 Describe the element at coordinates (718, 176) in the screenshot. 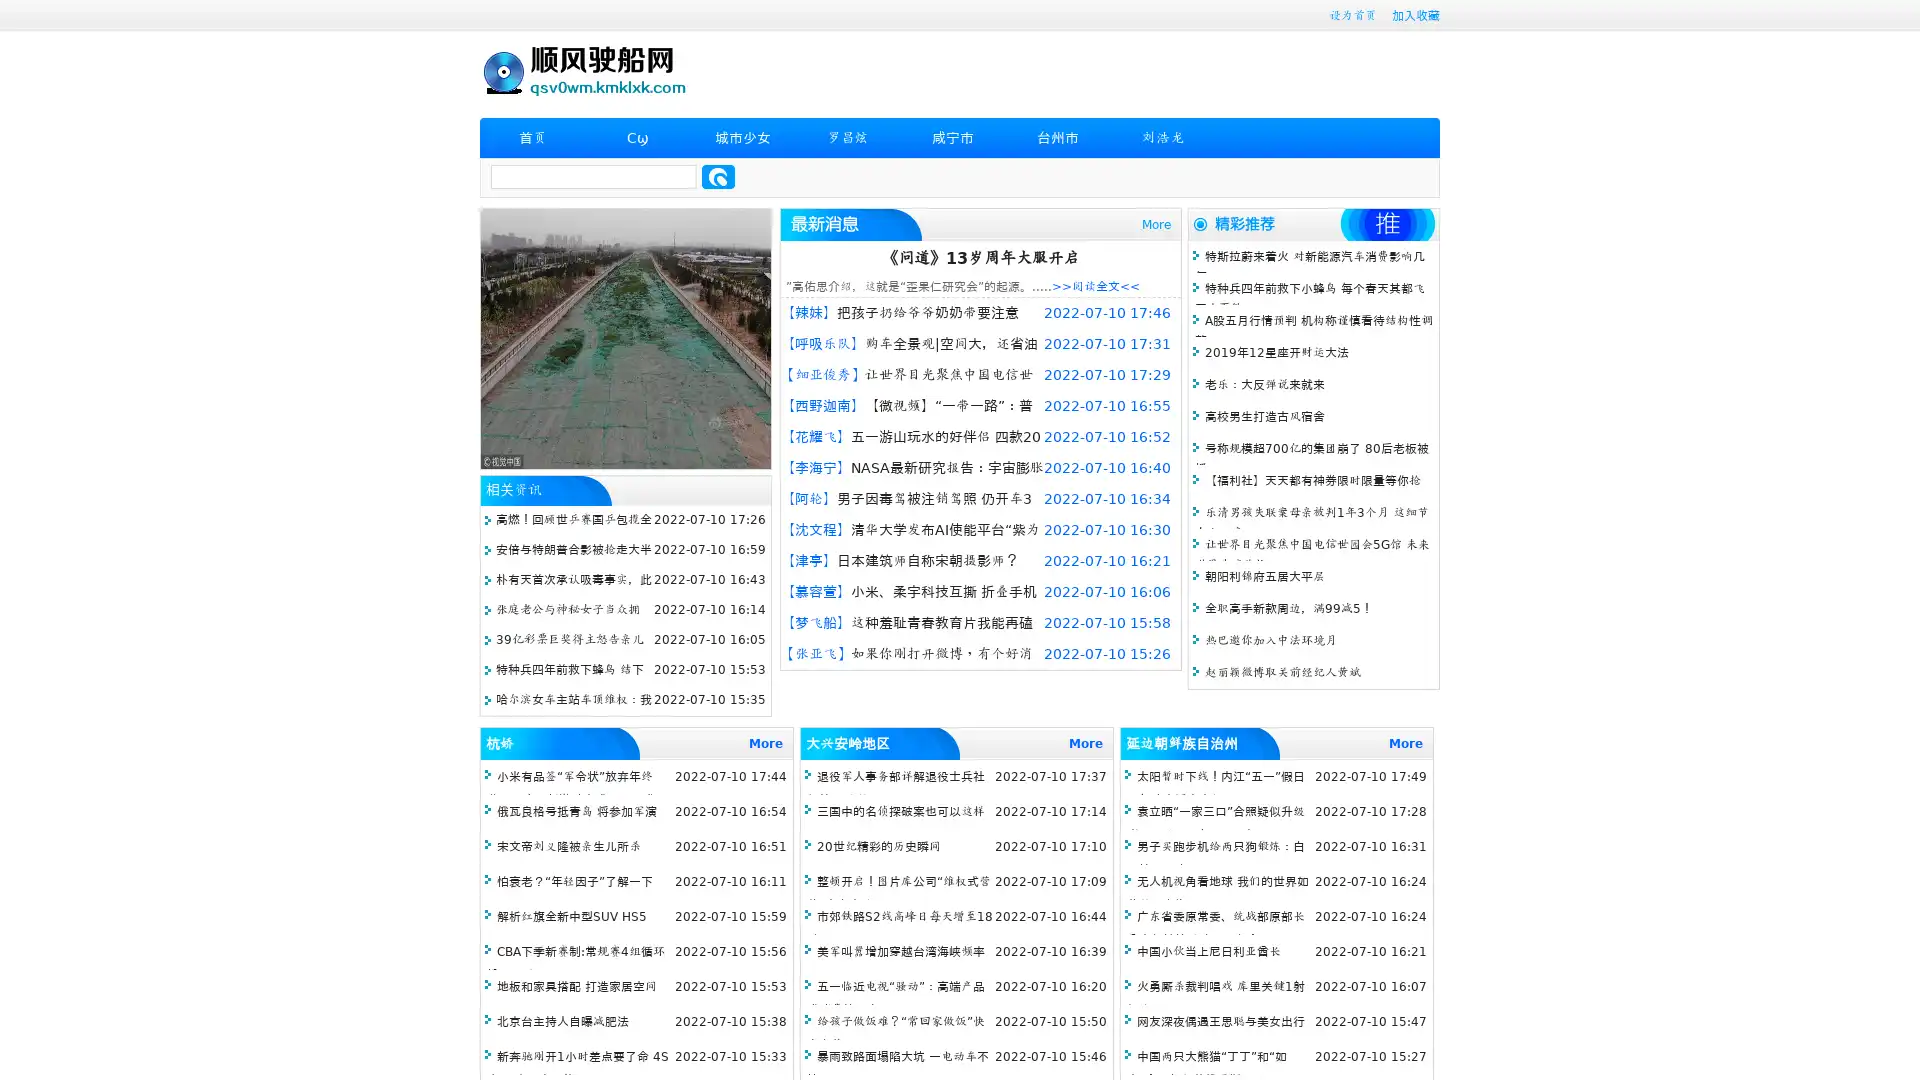

I see `Search` at that location.